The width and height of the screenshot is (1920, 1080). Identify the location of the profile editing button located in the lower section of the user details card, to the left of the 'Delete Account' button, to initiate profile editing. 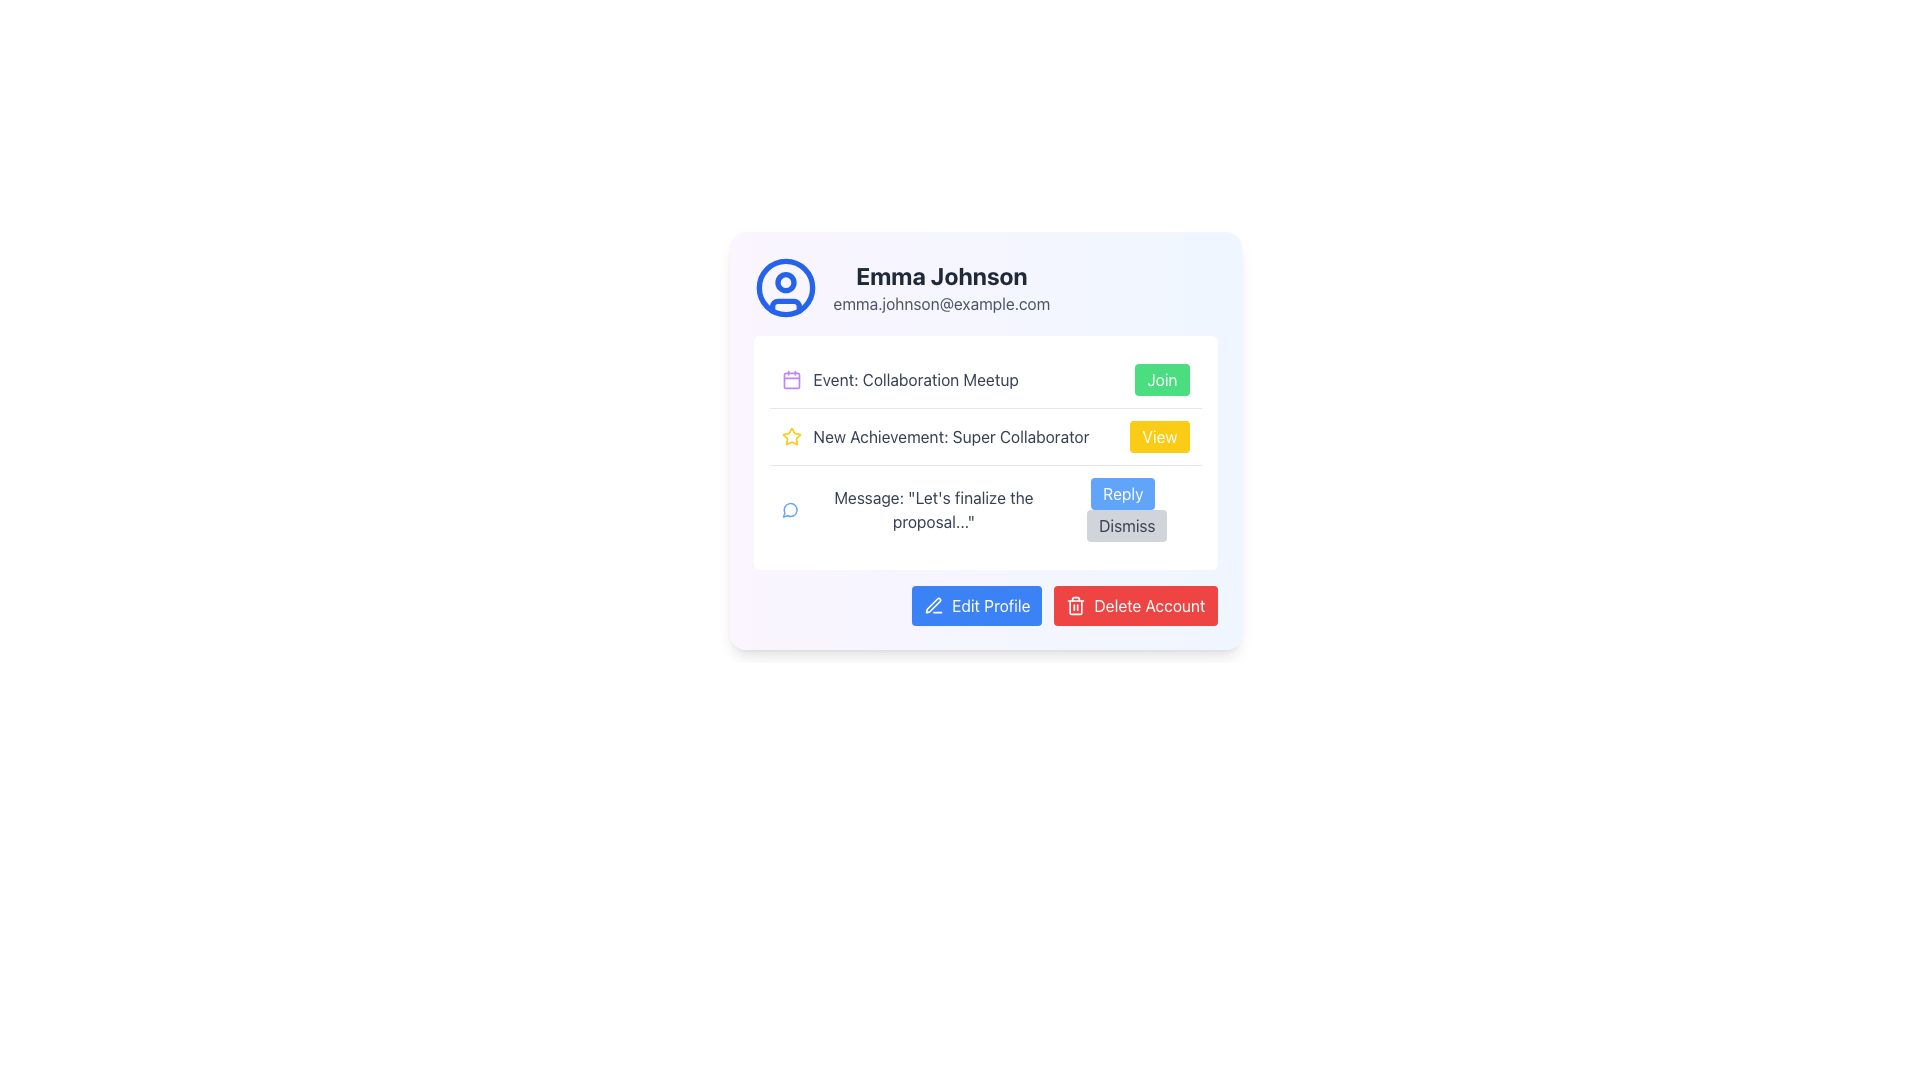
(977, 604).